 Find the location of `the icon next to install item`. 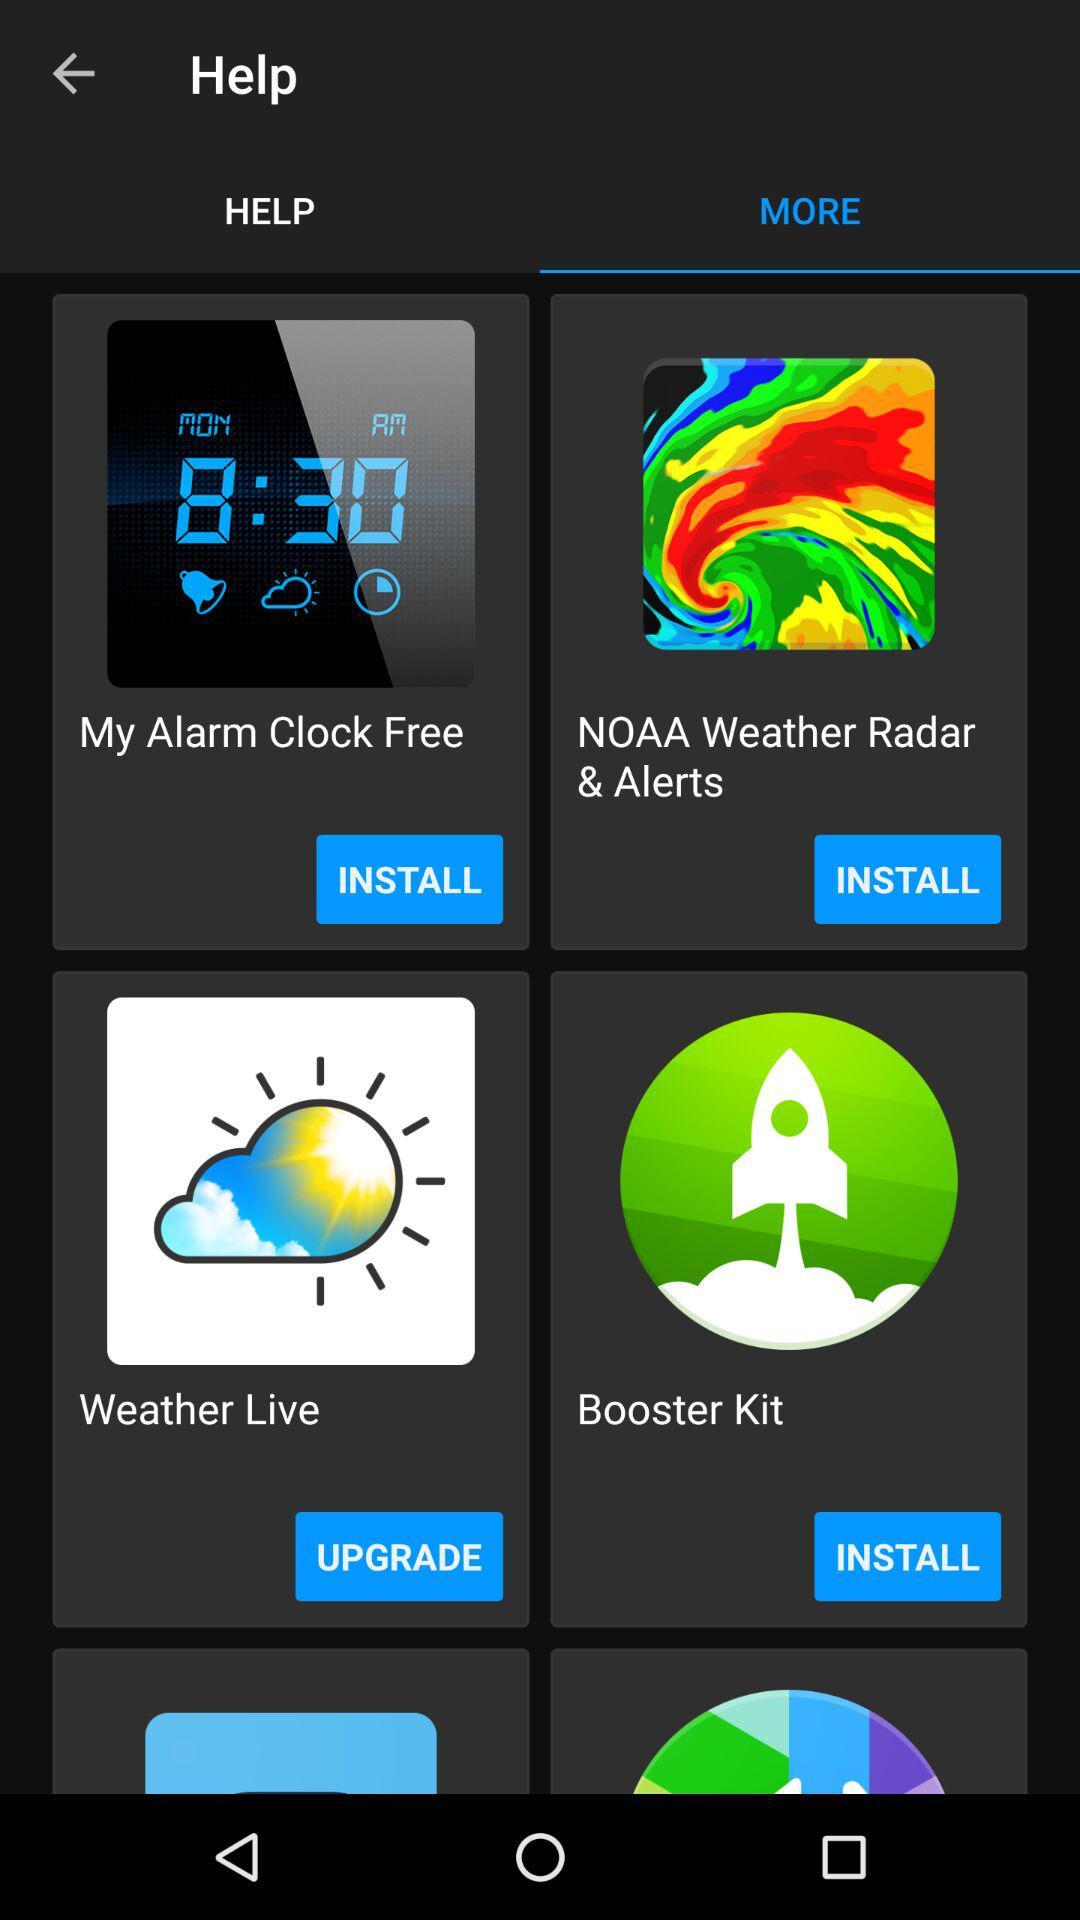

the icon next to install item is located at coordinates (399, 1555).